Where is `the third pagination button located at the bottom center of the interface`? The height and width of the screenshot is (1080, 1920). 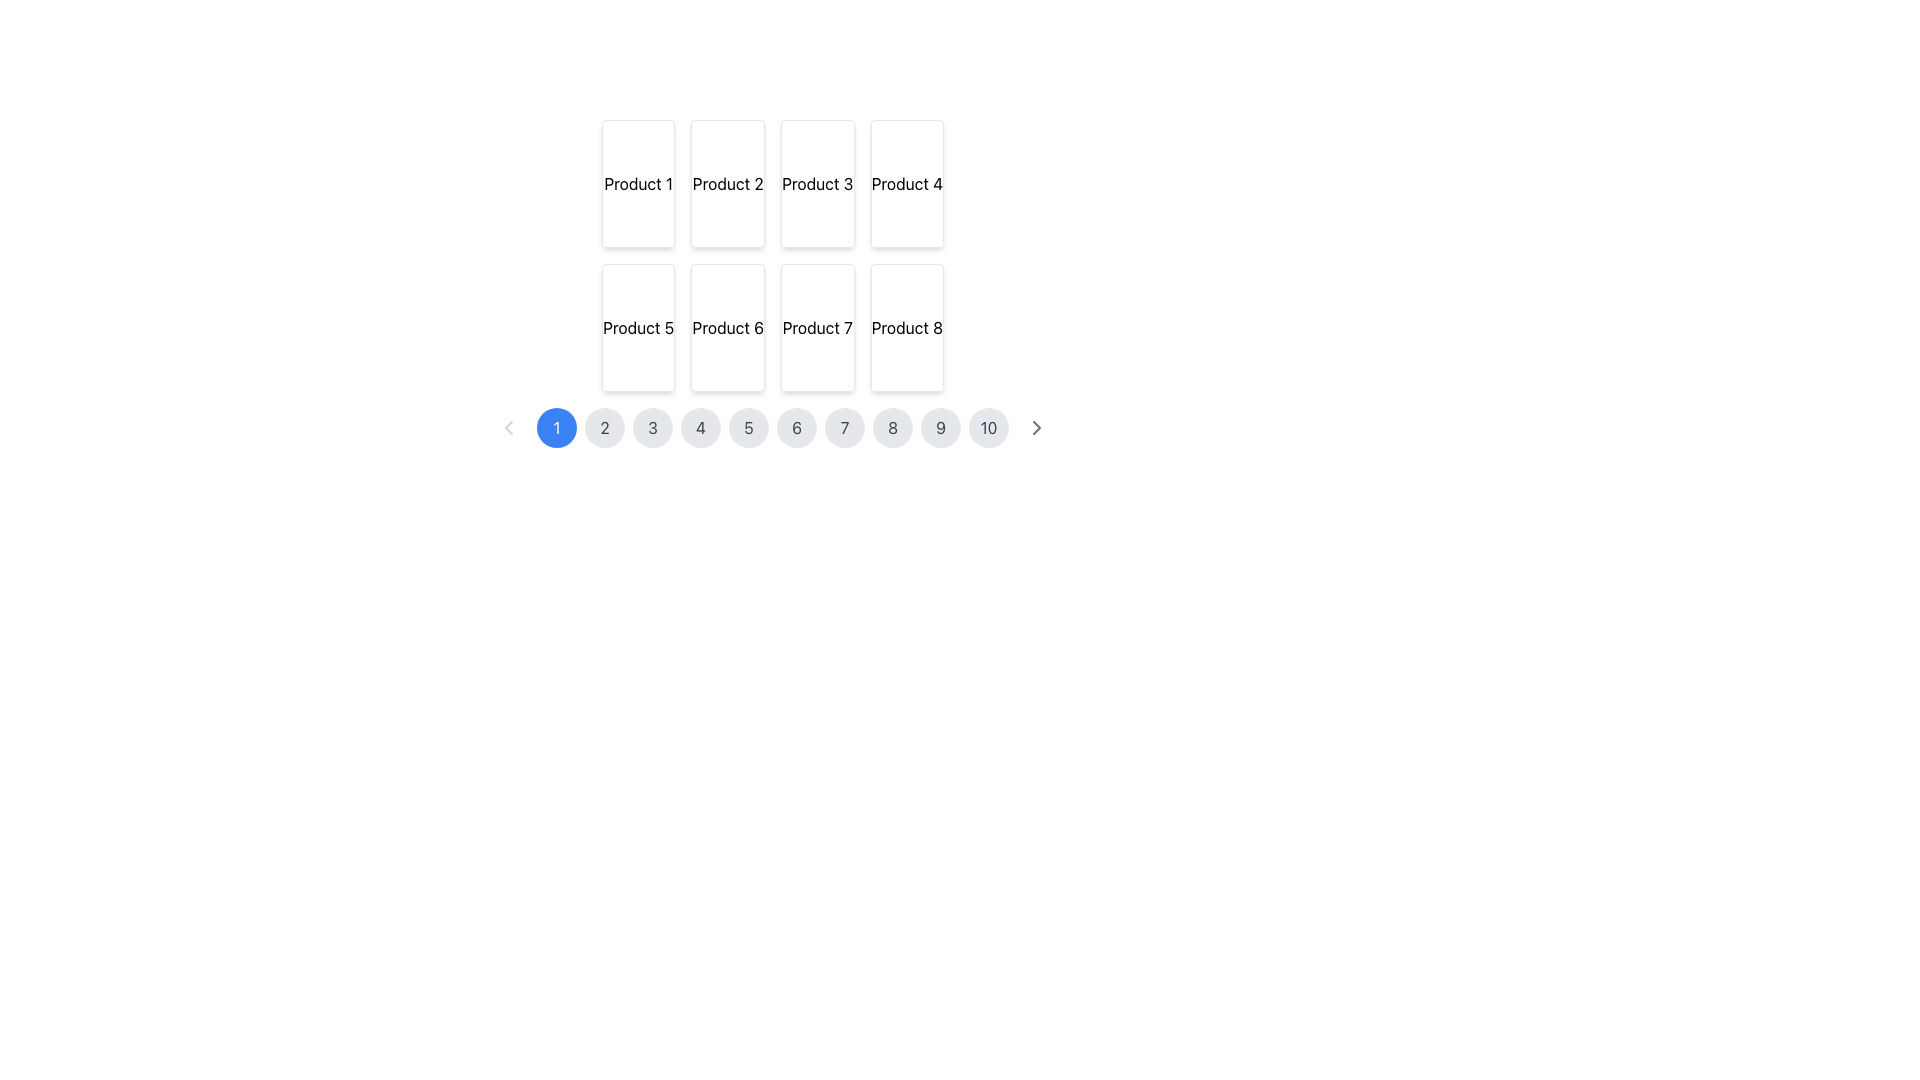
the third pagination button located at the bottom center of the interface is located at coordinates (652, 427).